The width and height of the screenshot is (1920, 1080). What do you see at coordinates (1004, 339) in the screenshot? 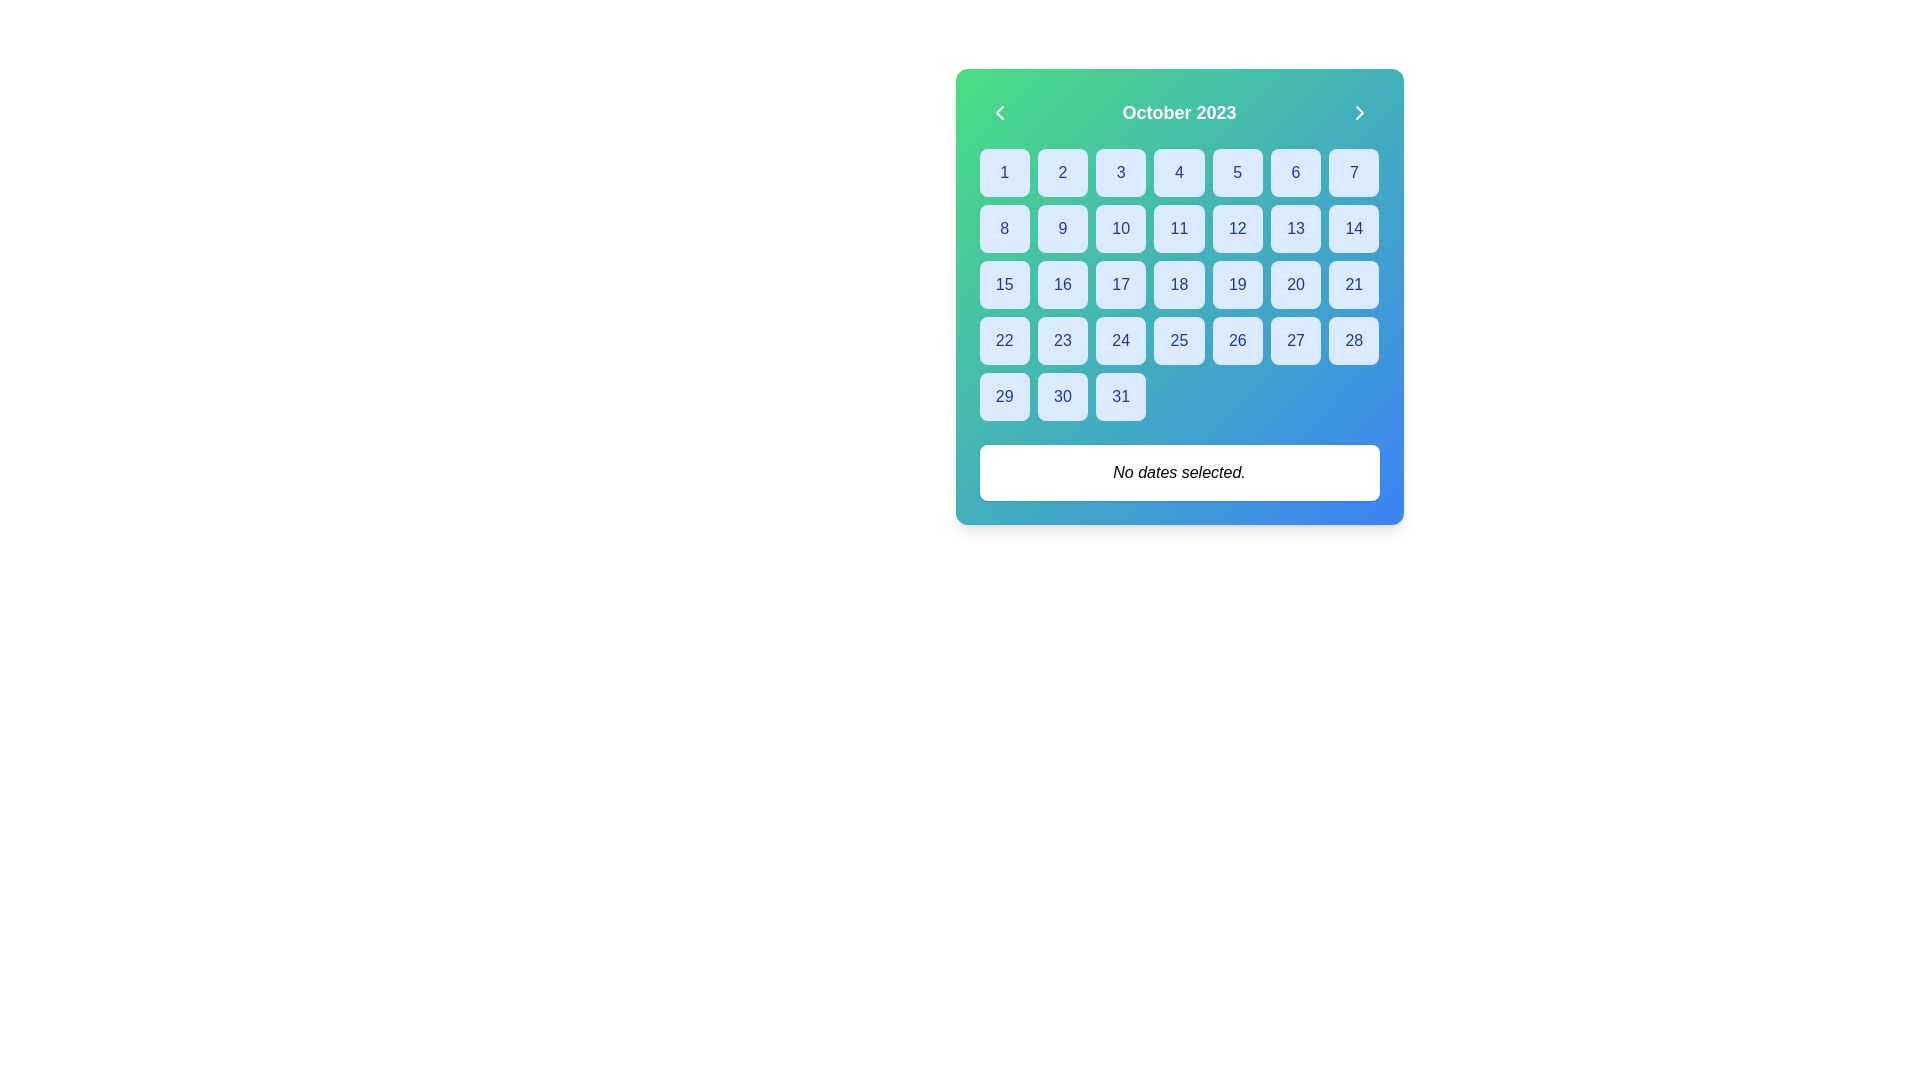
I see `the button representing the 22nd of October 2023` at bounding box center [1004, 339].